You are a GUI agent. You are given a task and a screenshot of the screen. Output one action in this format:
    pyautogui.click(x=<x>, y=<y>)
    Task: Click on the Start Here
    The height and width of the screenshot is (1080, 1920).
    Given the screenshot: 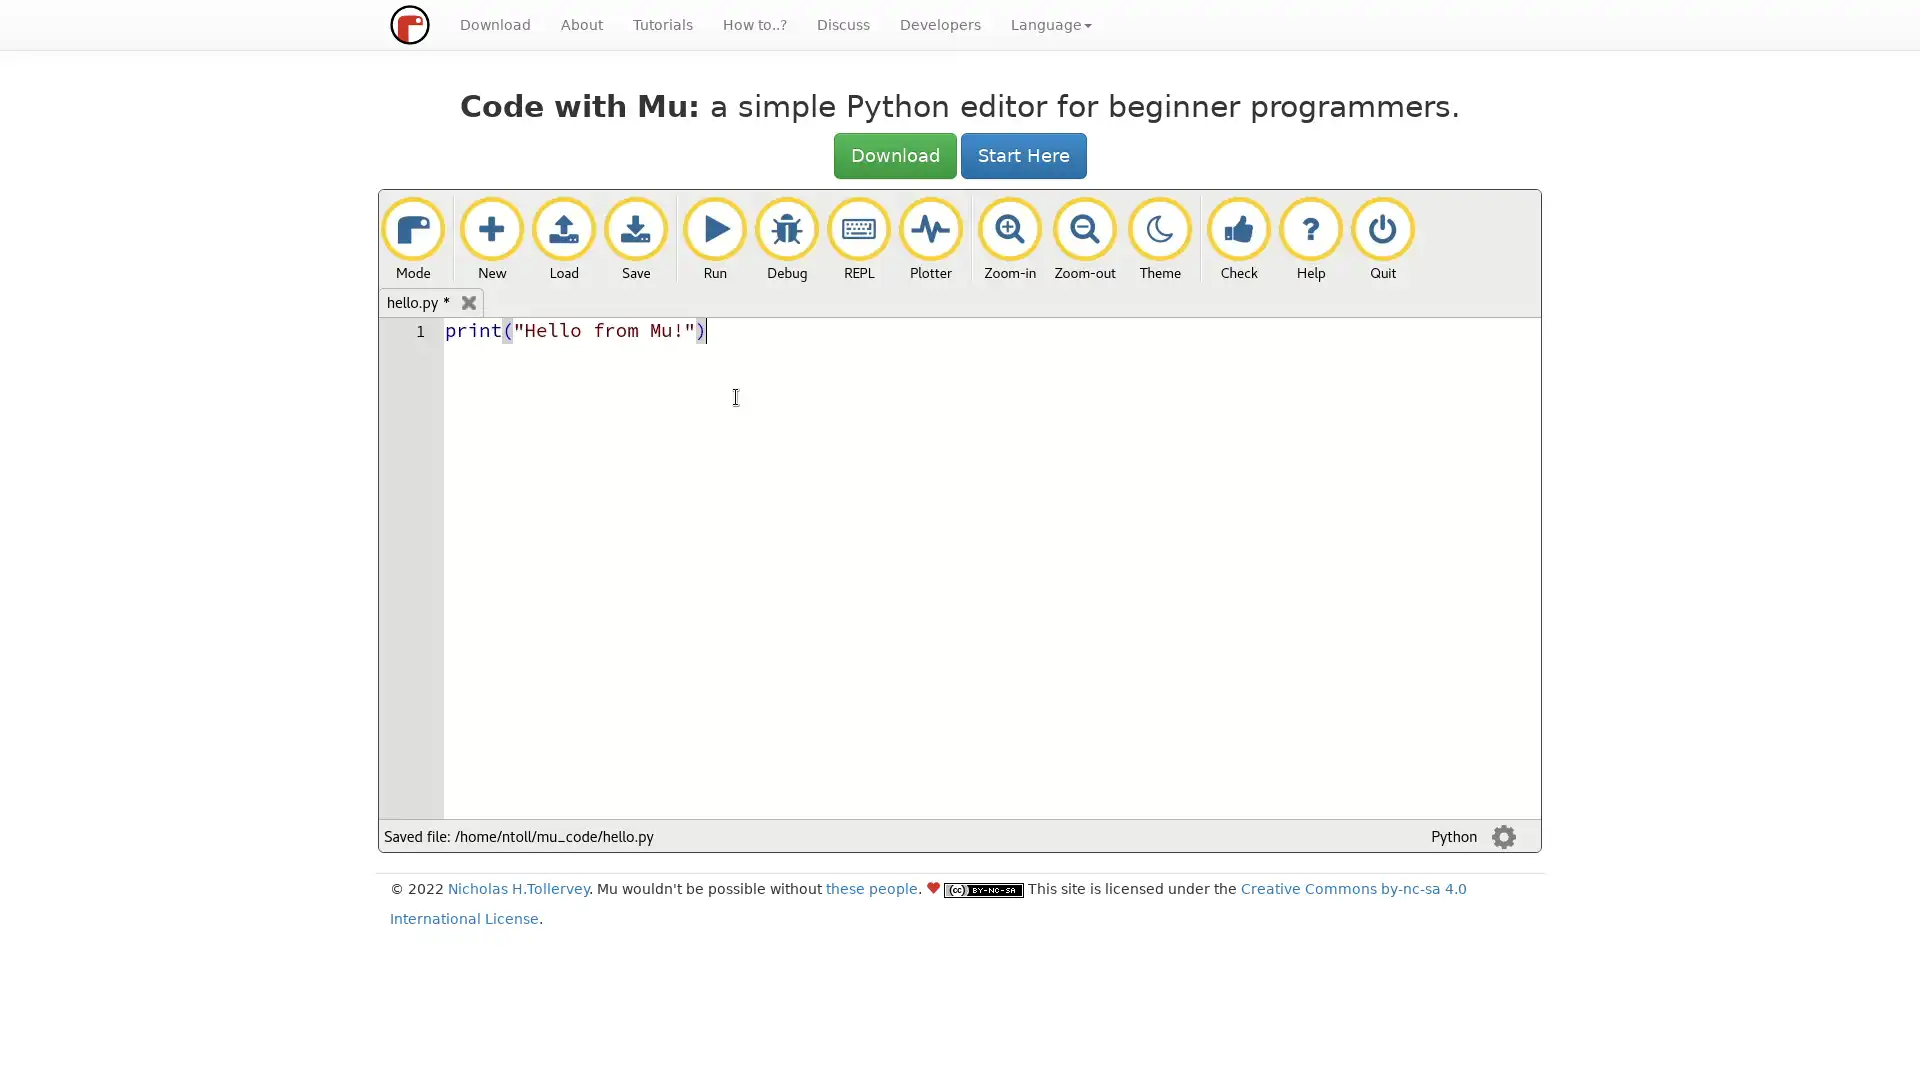 What is the action you would take?
    pyautogui.click(x=1022, y=154)
    